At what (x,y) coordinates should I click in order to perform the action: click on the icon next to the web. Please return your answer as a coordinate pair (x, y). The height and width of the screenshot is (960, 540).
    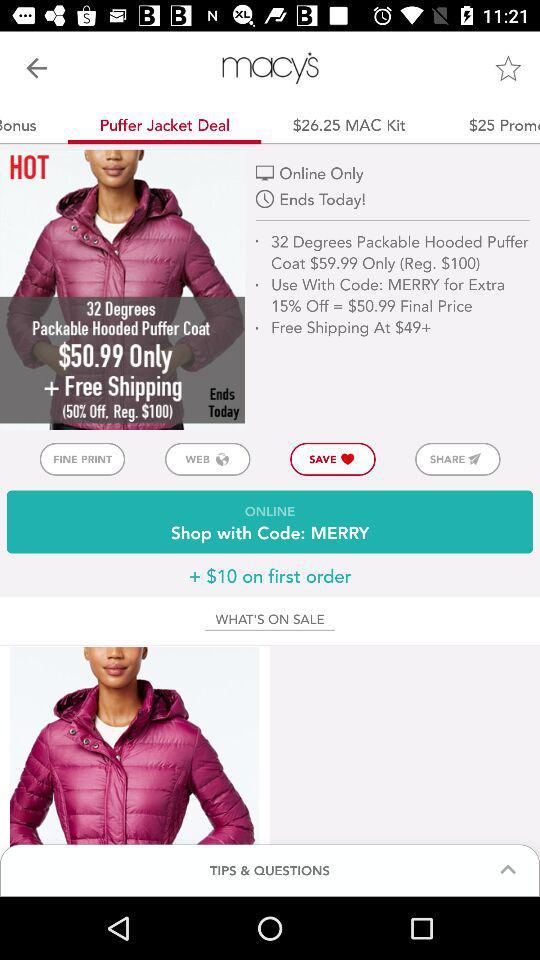
    Looking at the image, I should click on (81, 459).